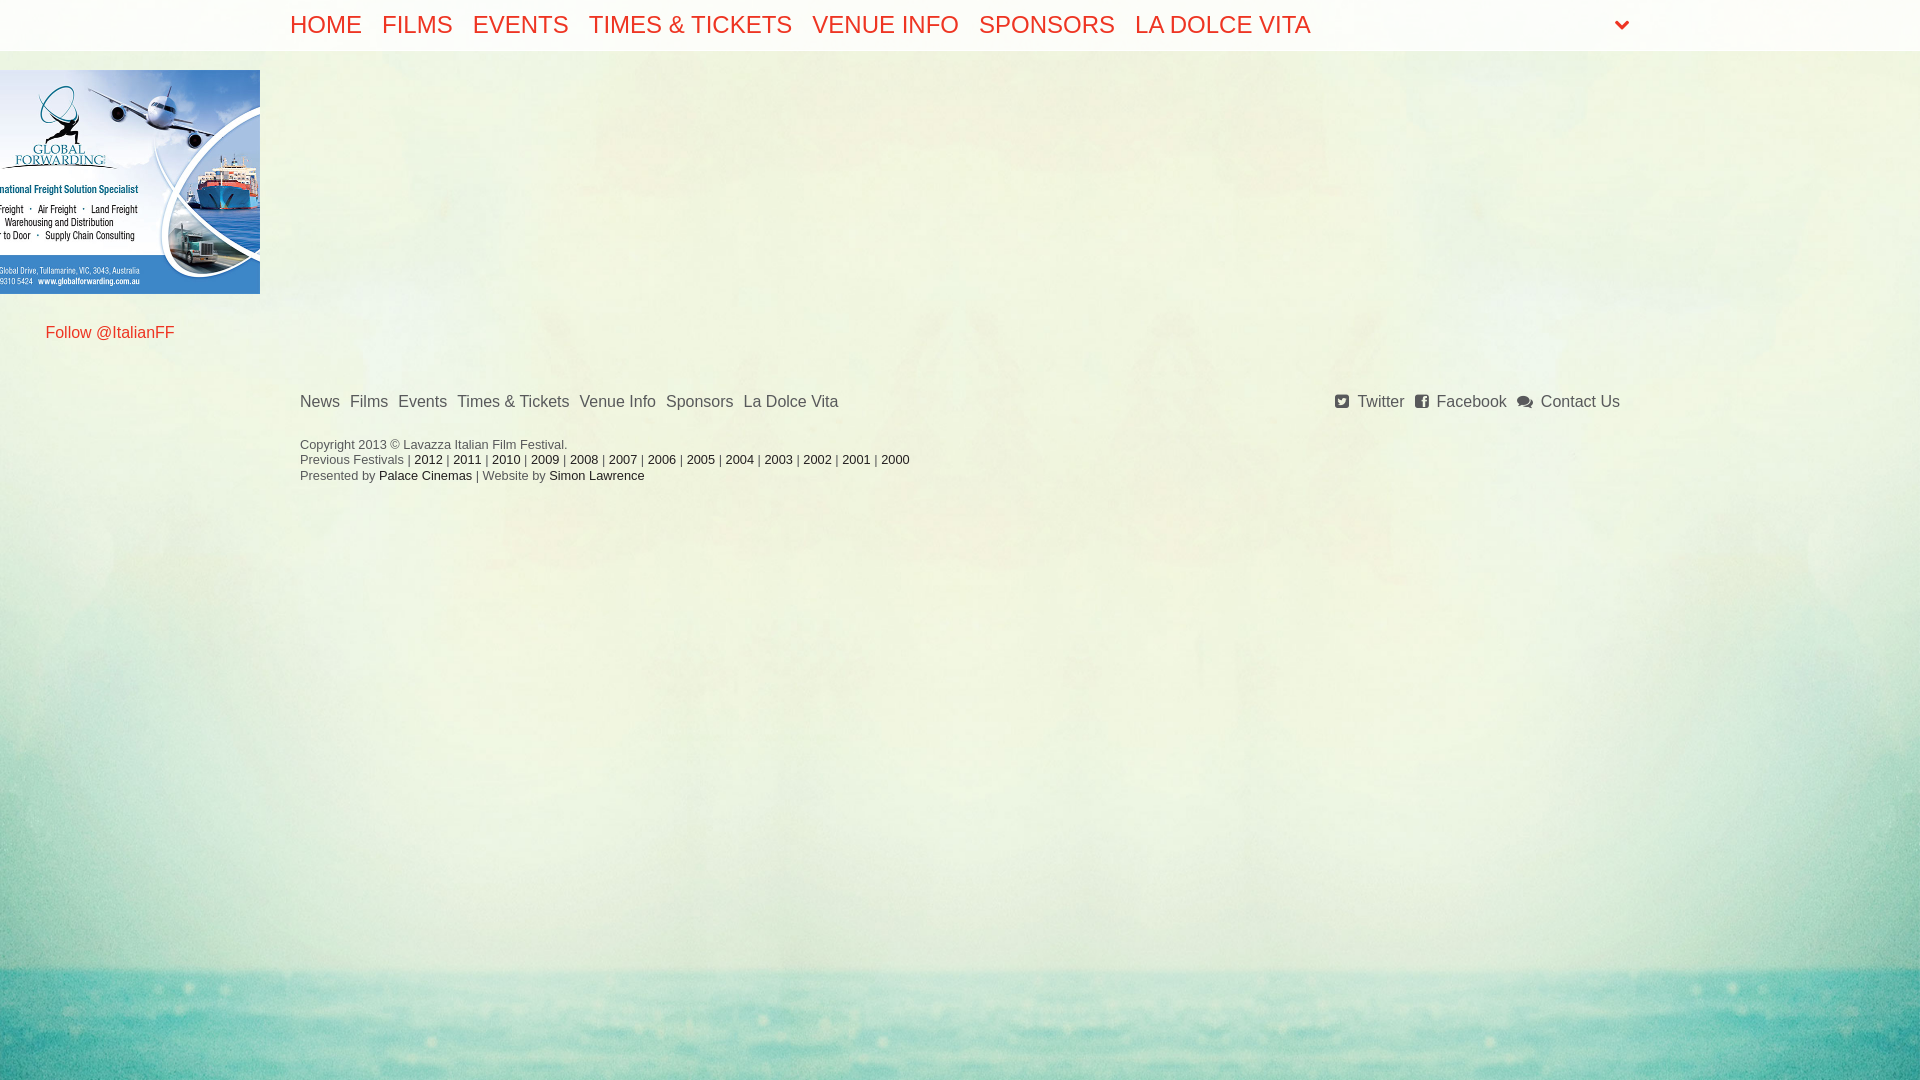 This screenshot has width=1920, height=1080. Describe the element at coordinates (421, 402) in the screenshot. I see `'Events'` at that location.